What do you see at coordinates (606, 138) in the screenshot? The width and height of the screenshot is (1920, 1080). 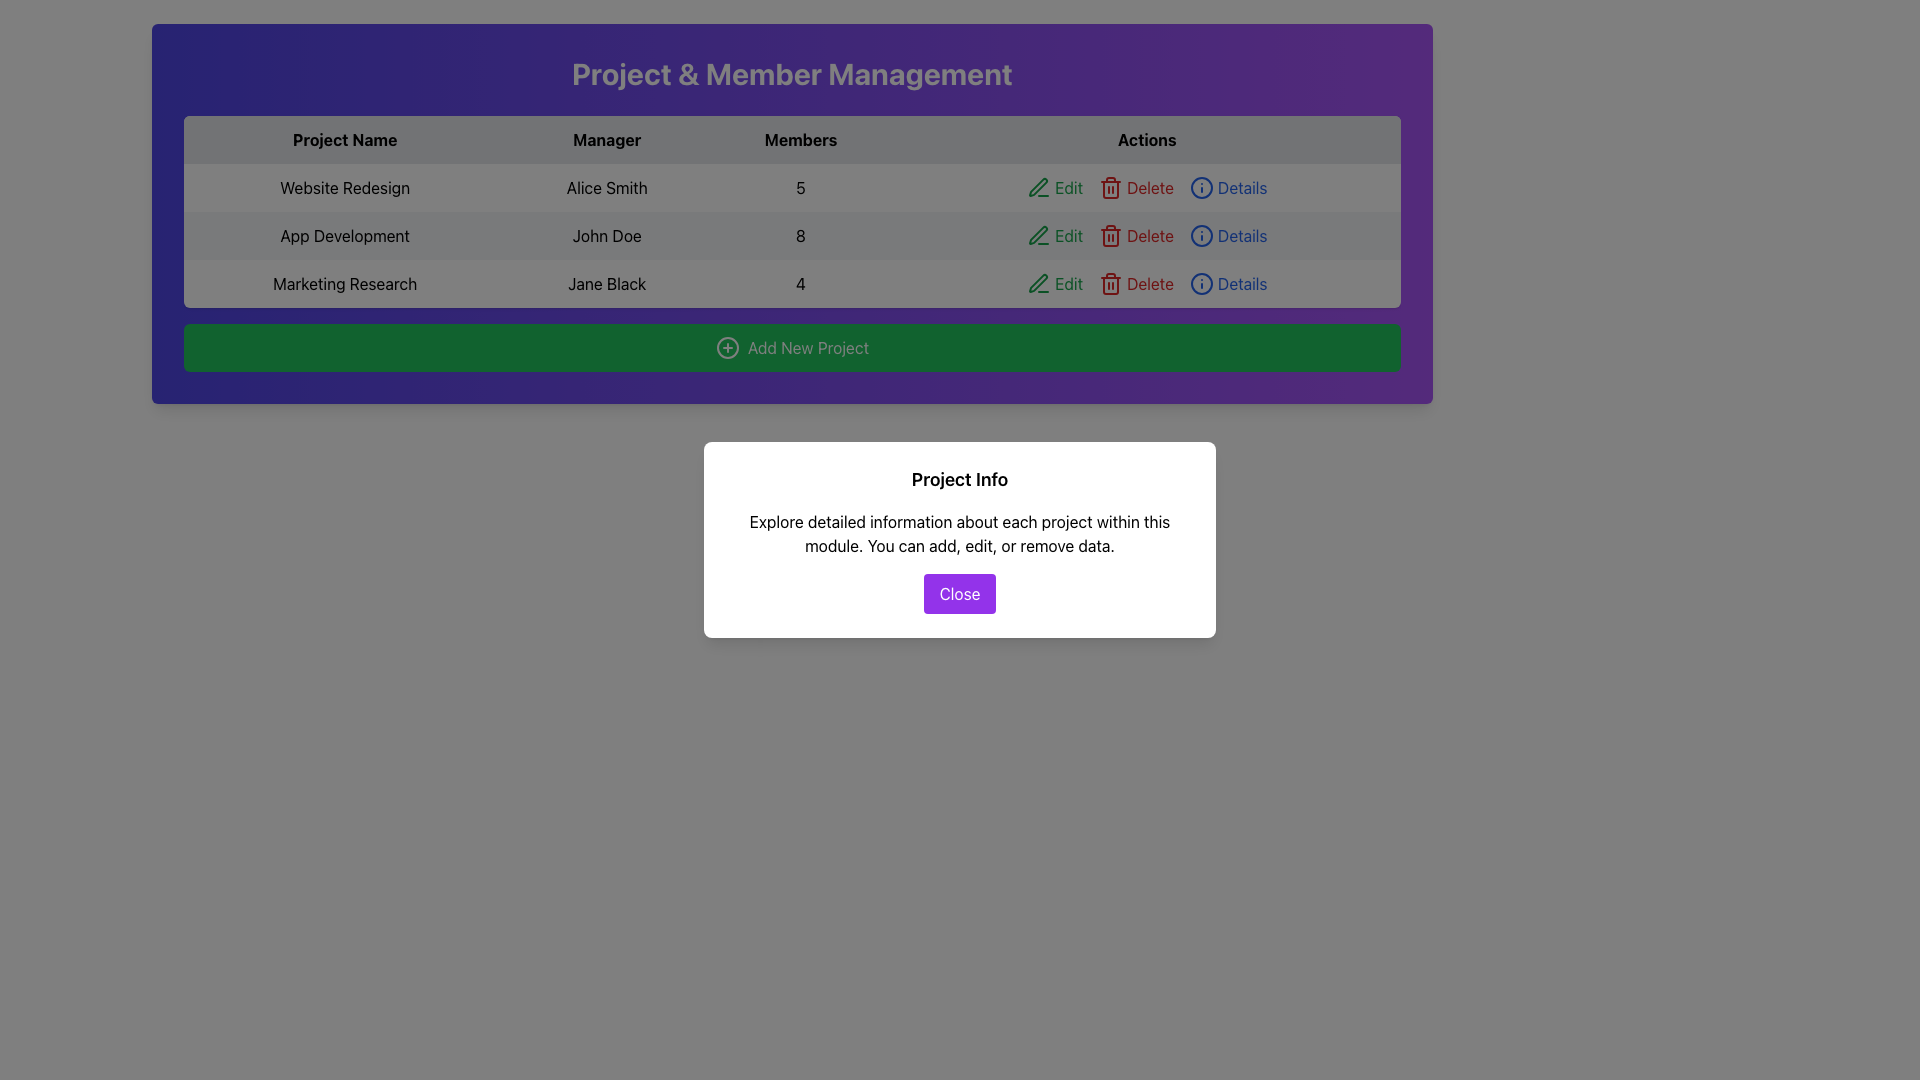 I see `the 'Manager' label, which is the second item in a header row of four labels in a purple header section, located above a tabular layout` at bounding box center [606, 138].